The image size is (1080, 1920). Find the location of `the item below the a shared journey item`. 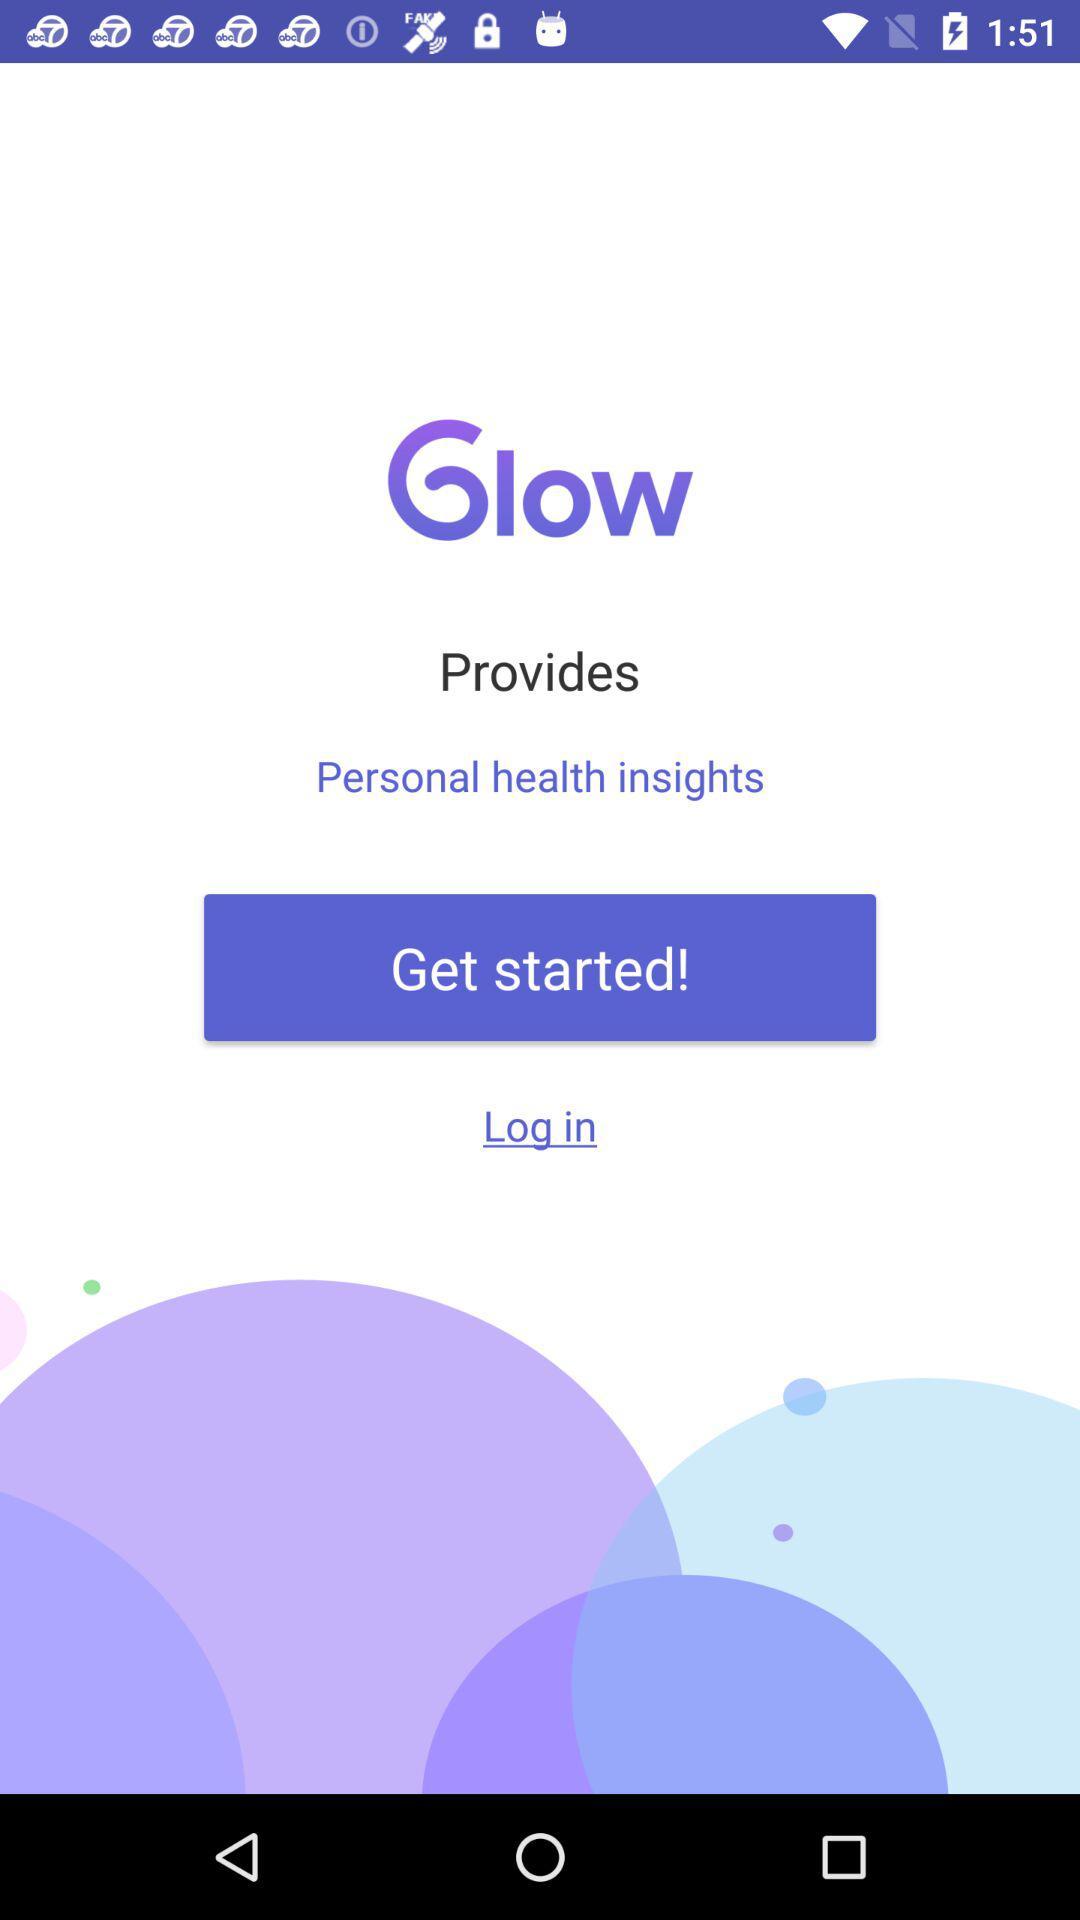

the item below the a shared journey item is located at coordinates (540, 967).